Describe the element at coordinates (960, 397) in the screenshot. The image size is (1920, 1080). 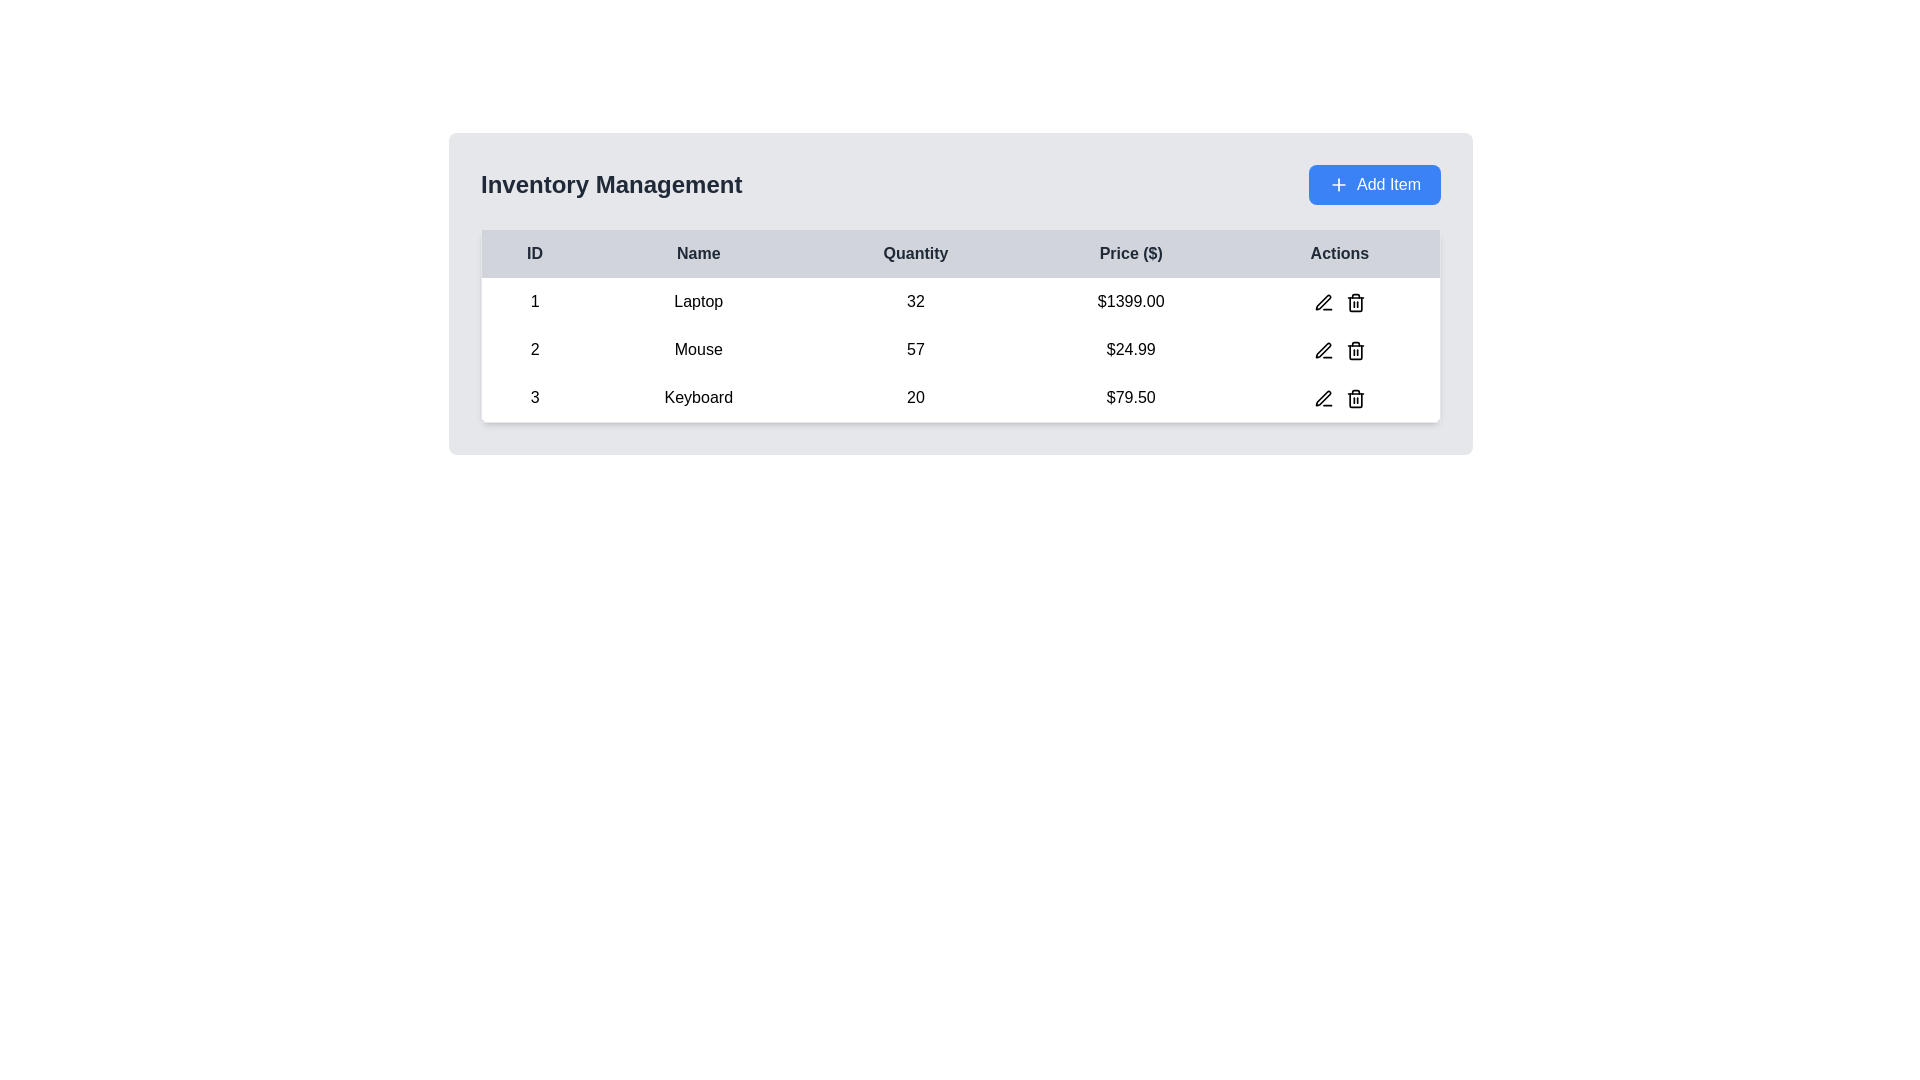
I see `the third row in the inventory table that displays information about 'Keyboard'` at that location.